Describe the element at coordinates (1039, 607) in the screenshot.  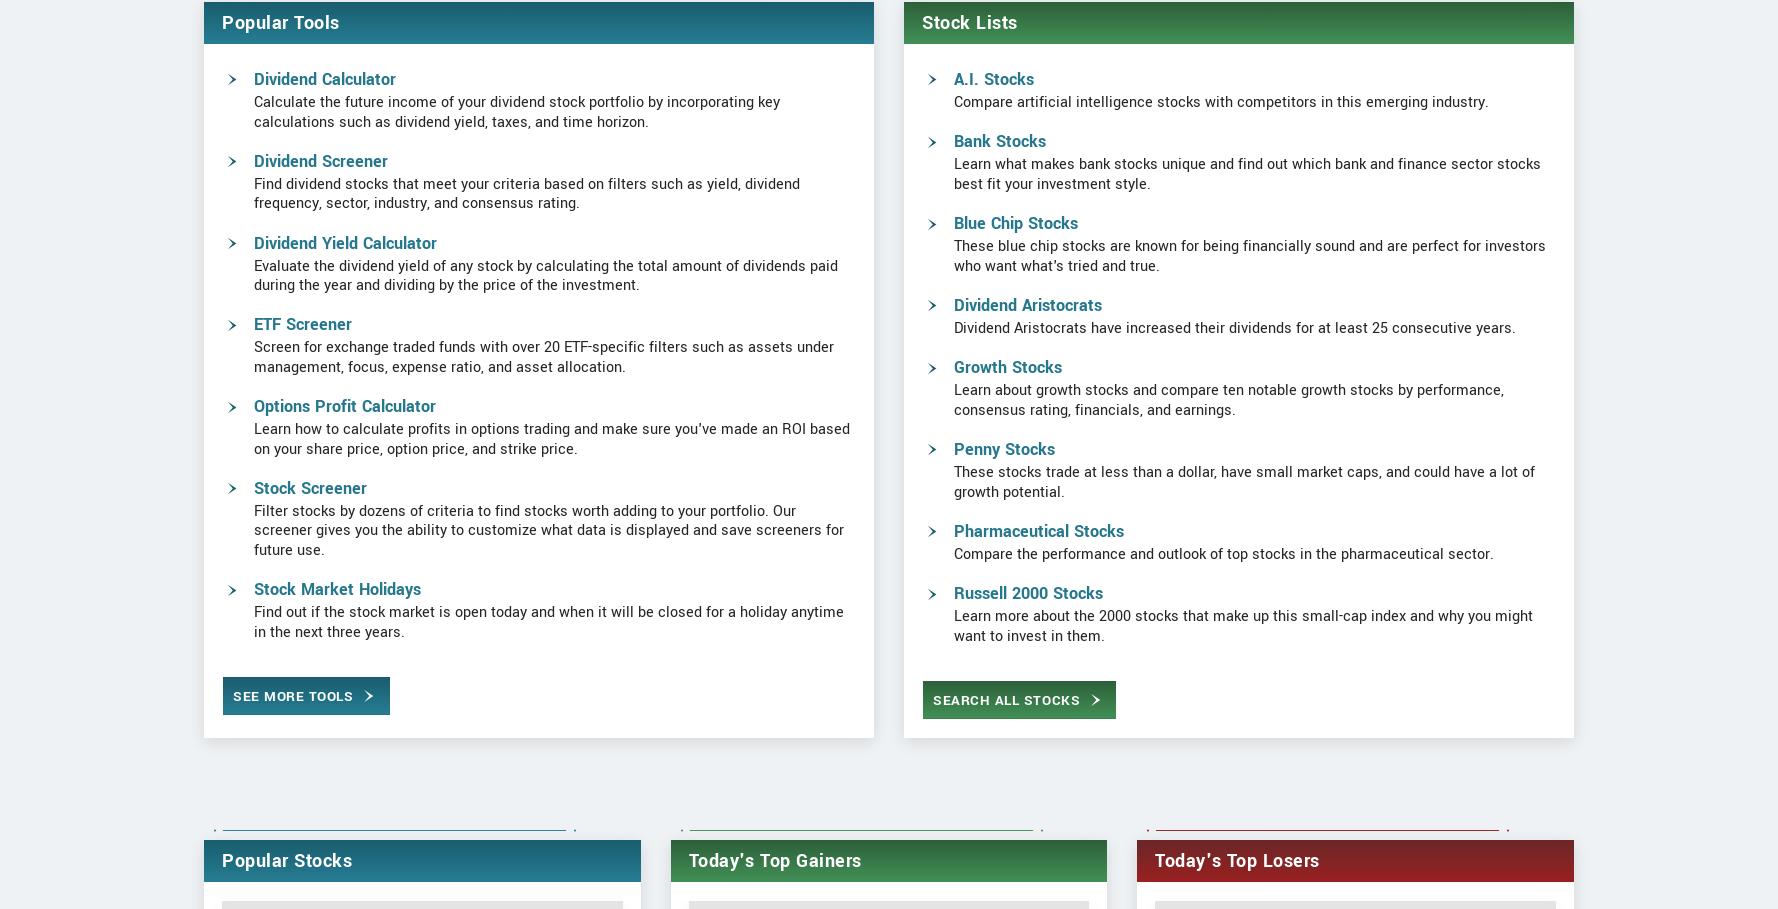
I see `'Pharmaceutical Stocks'` at that location.